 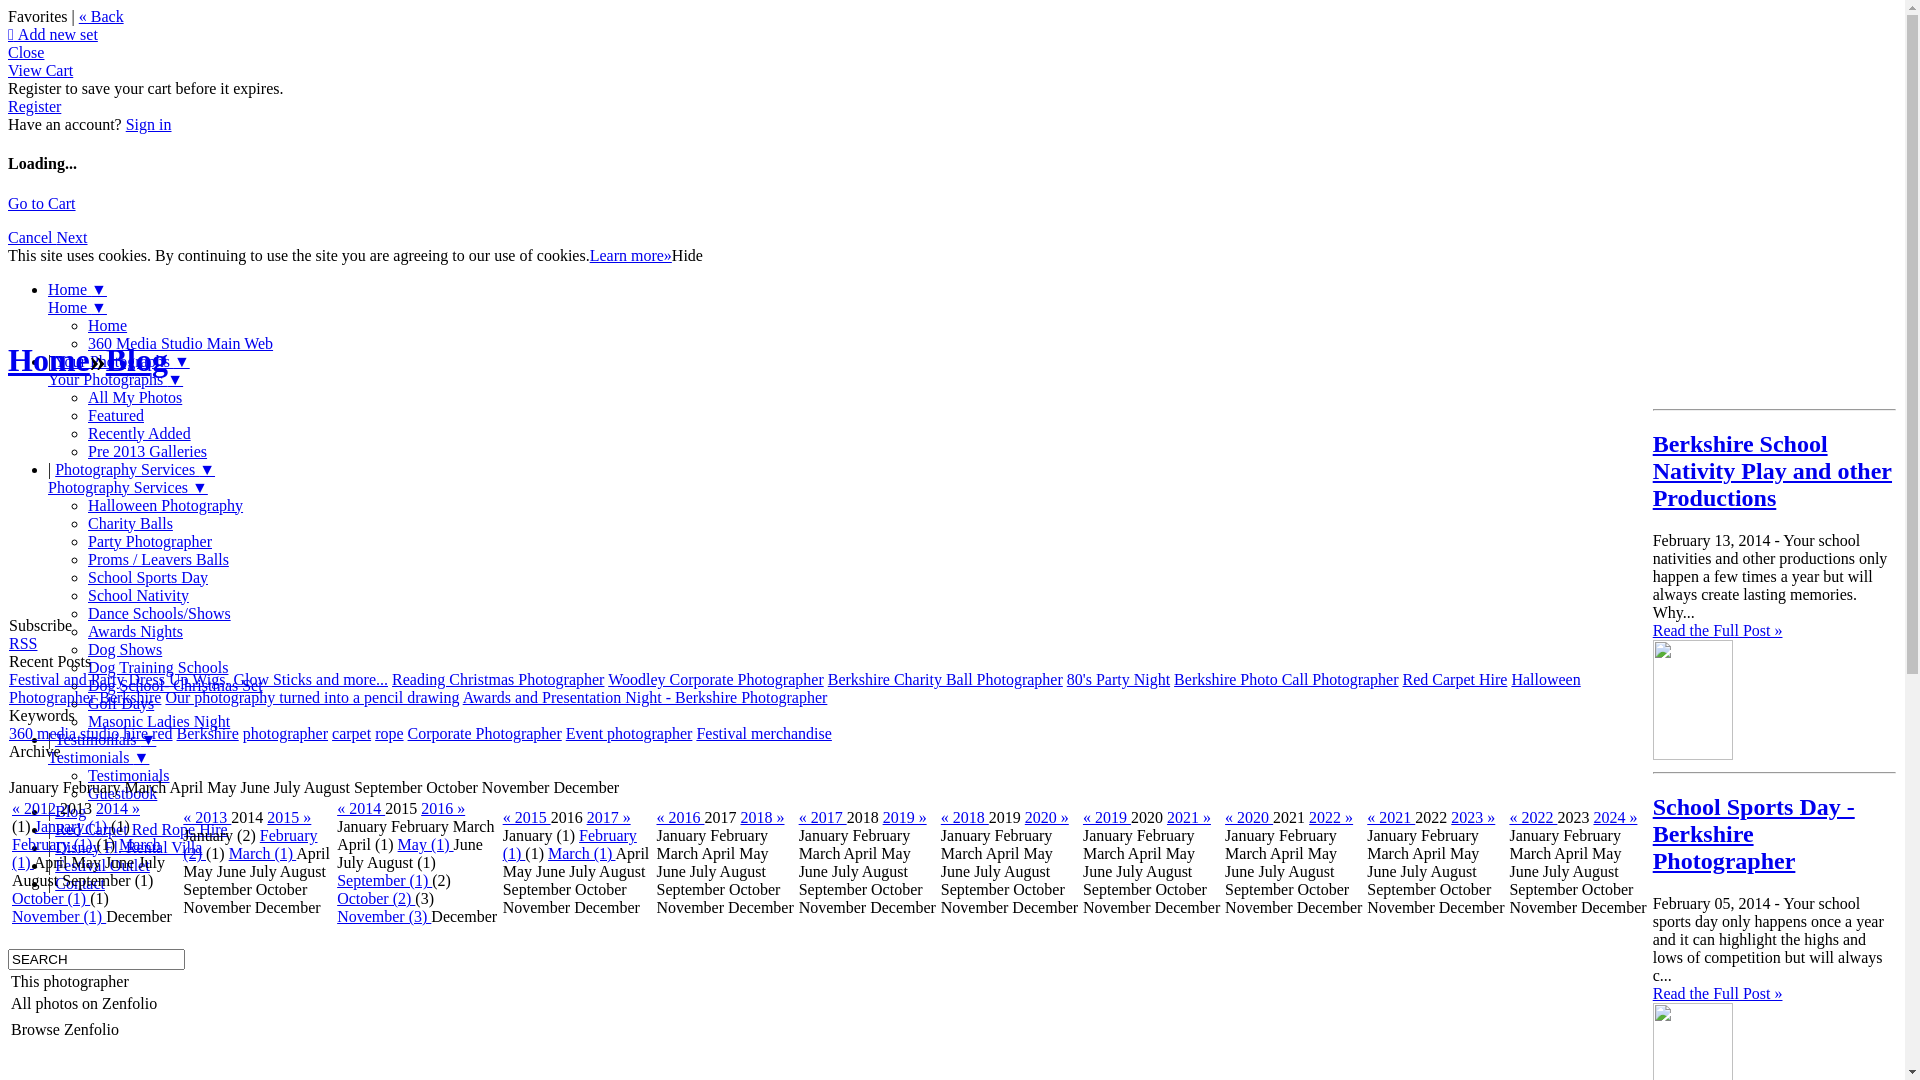 I want to click on 'School Sports Day - Berkshire Photographer', so click(x=1752, y=833).